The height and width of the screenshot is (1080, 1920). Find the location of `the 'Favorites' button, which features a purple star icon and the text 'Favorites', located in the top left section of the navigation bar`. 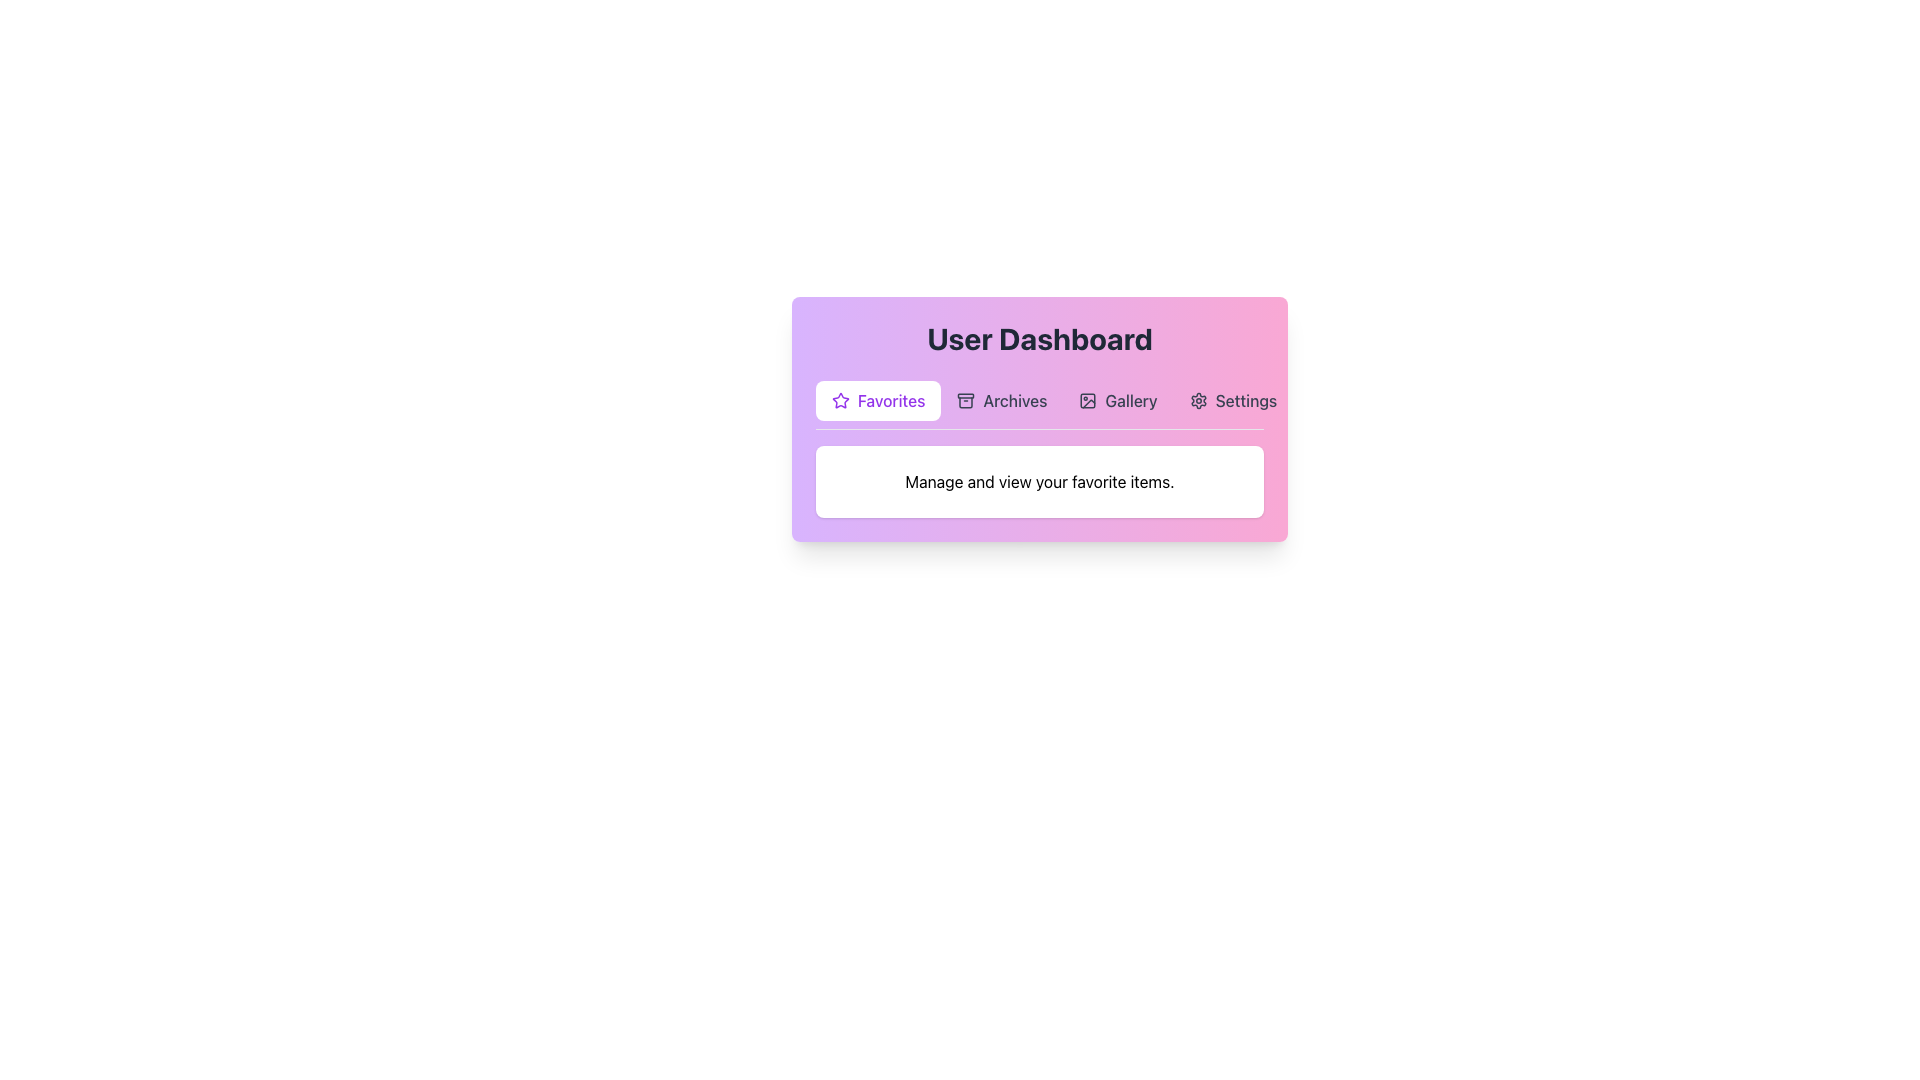

the 'Favorites' button, which features a purple star icon and the text 'Favorites', located in the top left section of the navigation bar is located at coordinates (878, 401).